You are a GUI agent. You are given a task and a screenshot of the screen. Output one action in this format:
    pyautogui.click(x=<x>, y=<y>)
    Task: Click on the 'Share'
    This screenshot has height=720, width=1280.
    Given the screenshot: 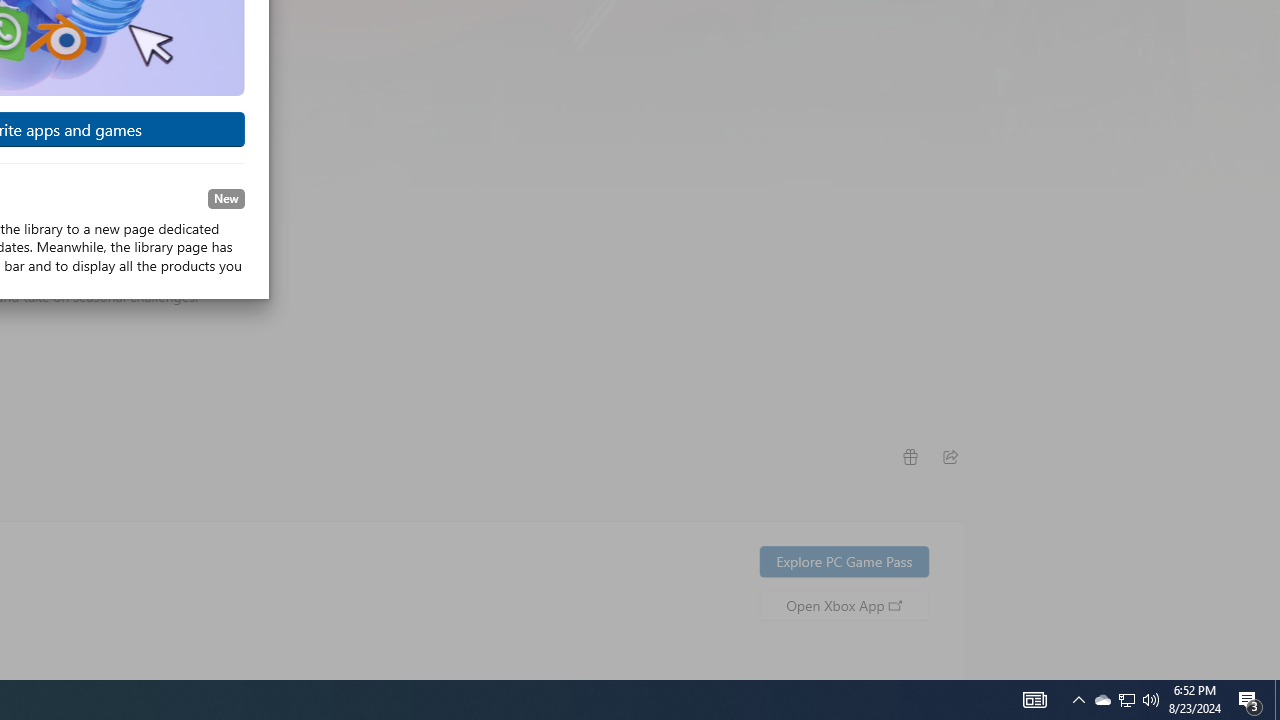 What is the action you would take?
    pyautogui.click(x=949, y=456)
    